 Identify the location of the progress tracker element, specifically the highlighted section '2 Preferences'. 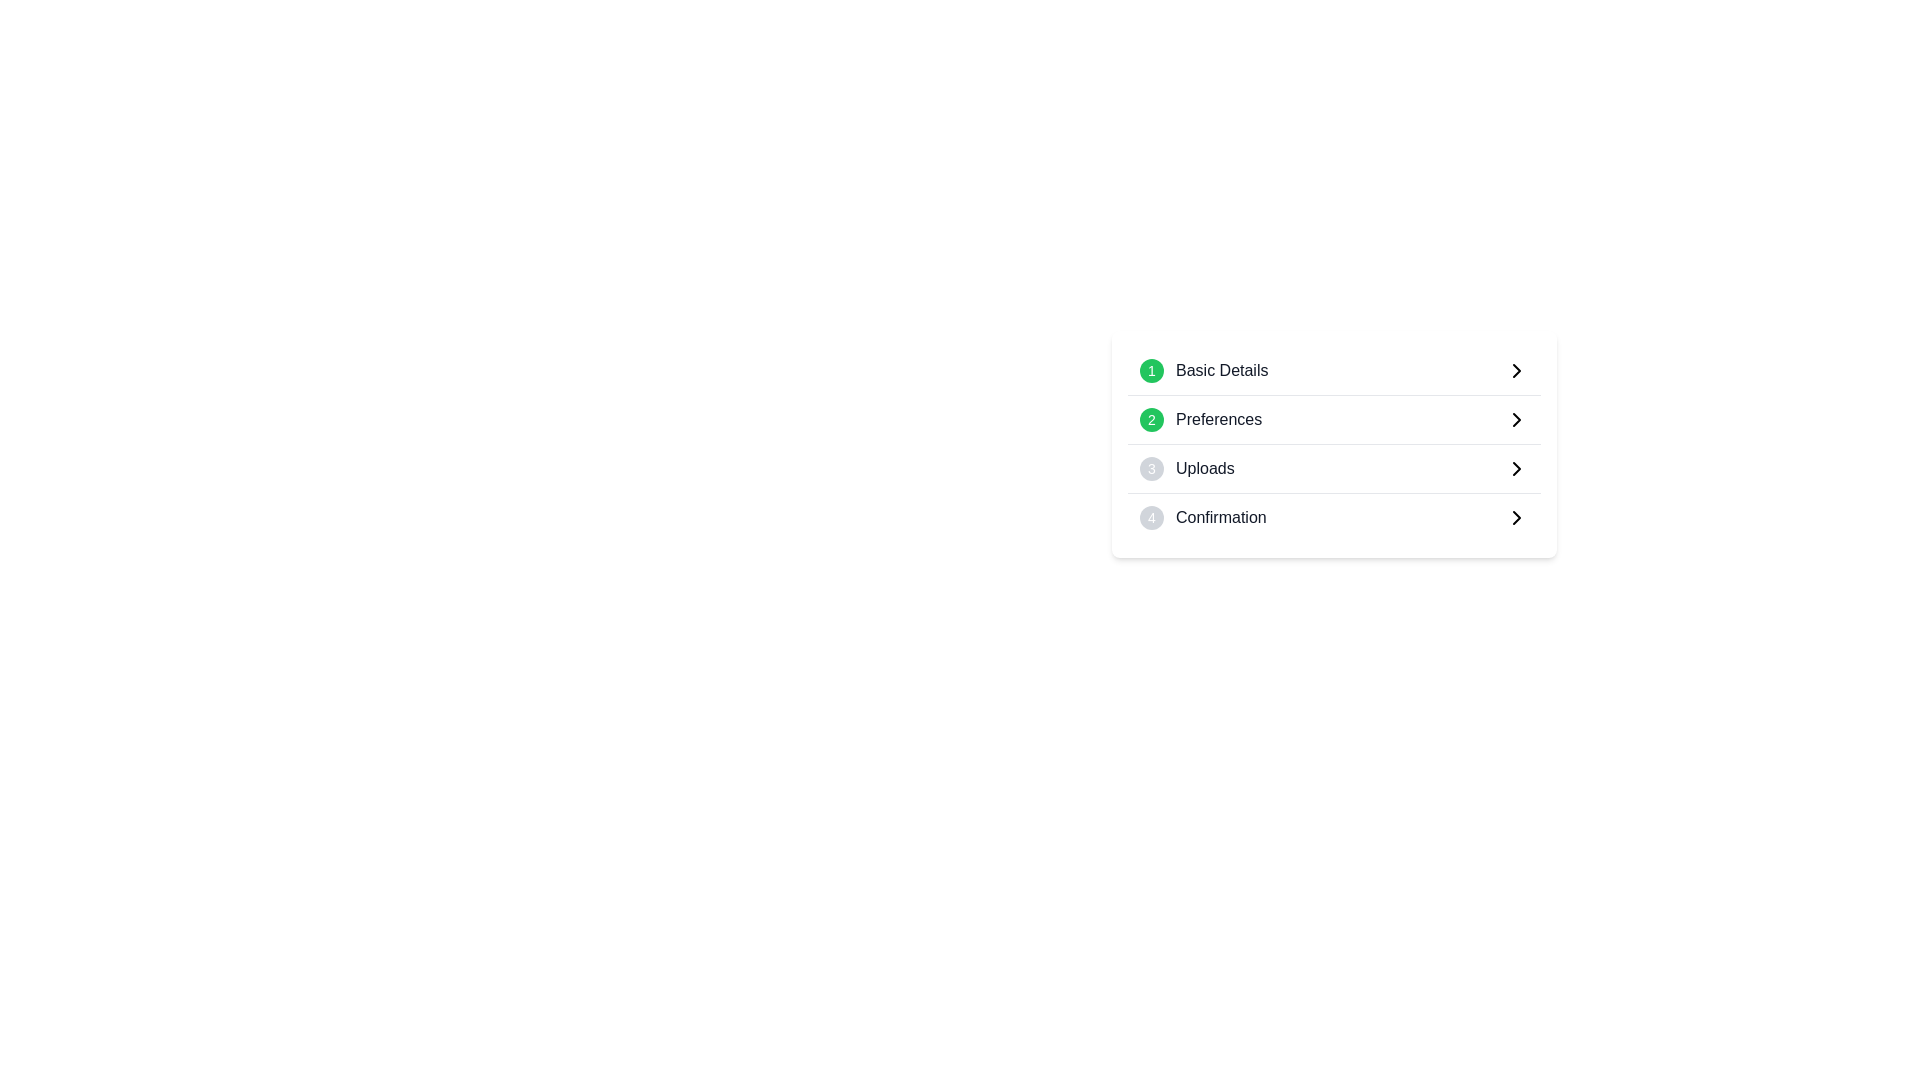
(1334, 443).